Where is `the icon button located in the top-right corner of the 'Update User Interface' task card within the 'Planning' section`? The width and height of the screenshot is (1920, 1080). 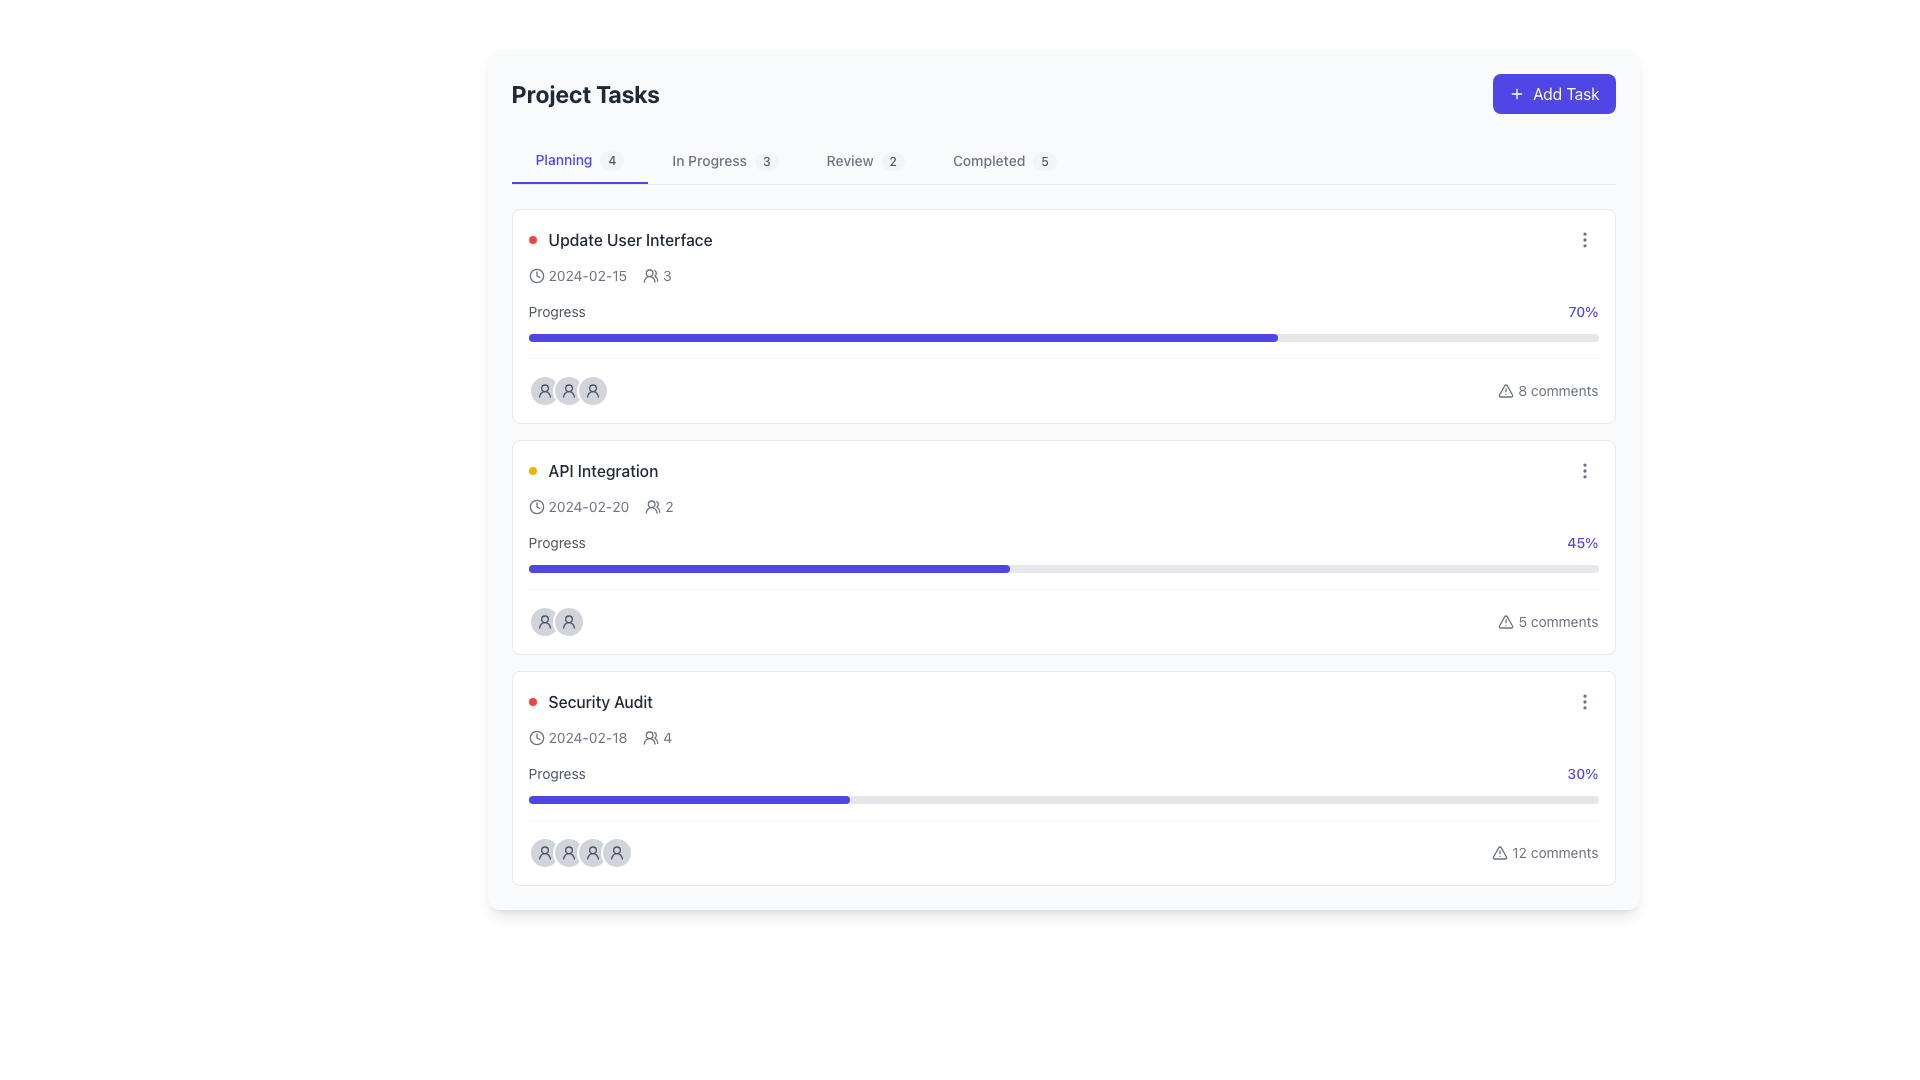
the icon button located in the top-right corner of the 'Update User Interface' task card within the 'Planning' section is located at coordinates (1583, 238).